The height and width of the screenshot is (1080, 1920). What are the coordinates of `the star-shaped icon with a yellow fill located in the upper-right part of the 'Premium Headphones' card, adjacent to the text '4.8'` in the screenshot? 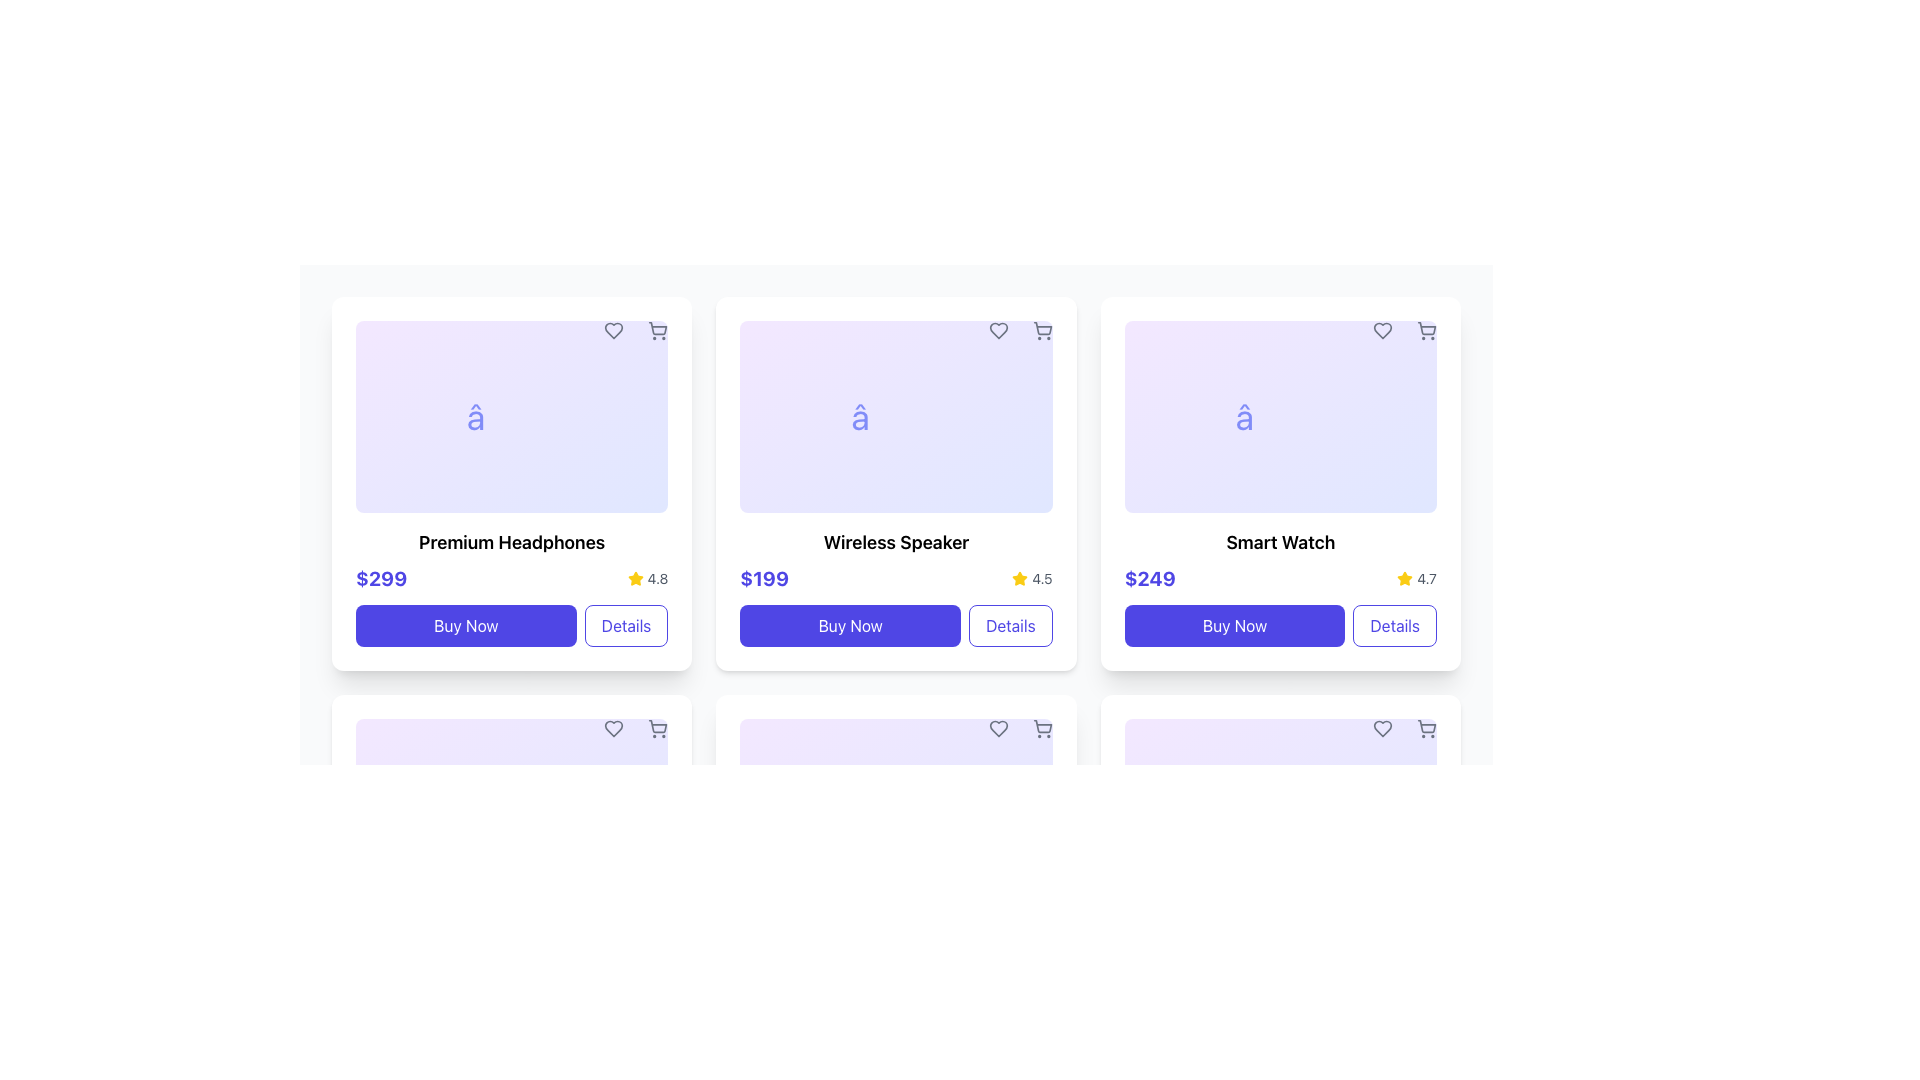 It's located at (634, 578).